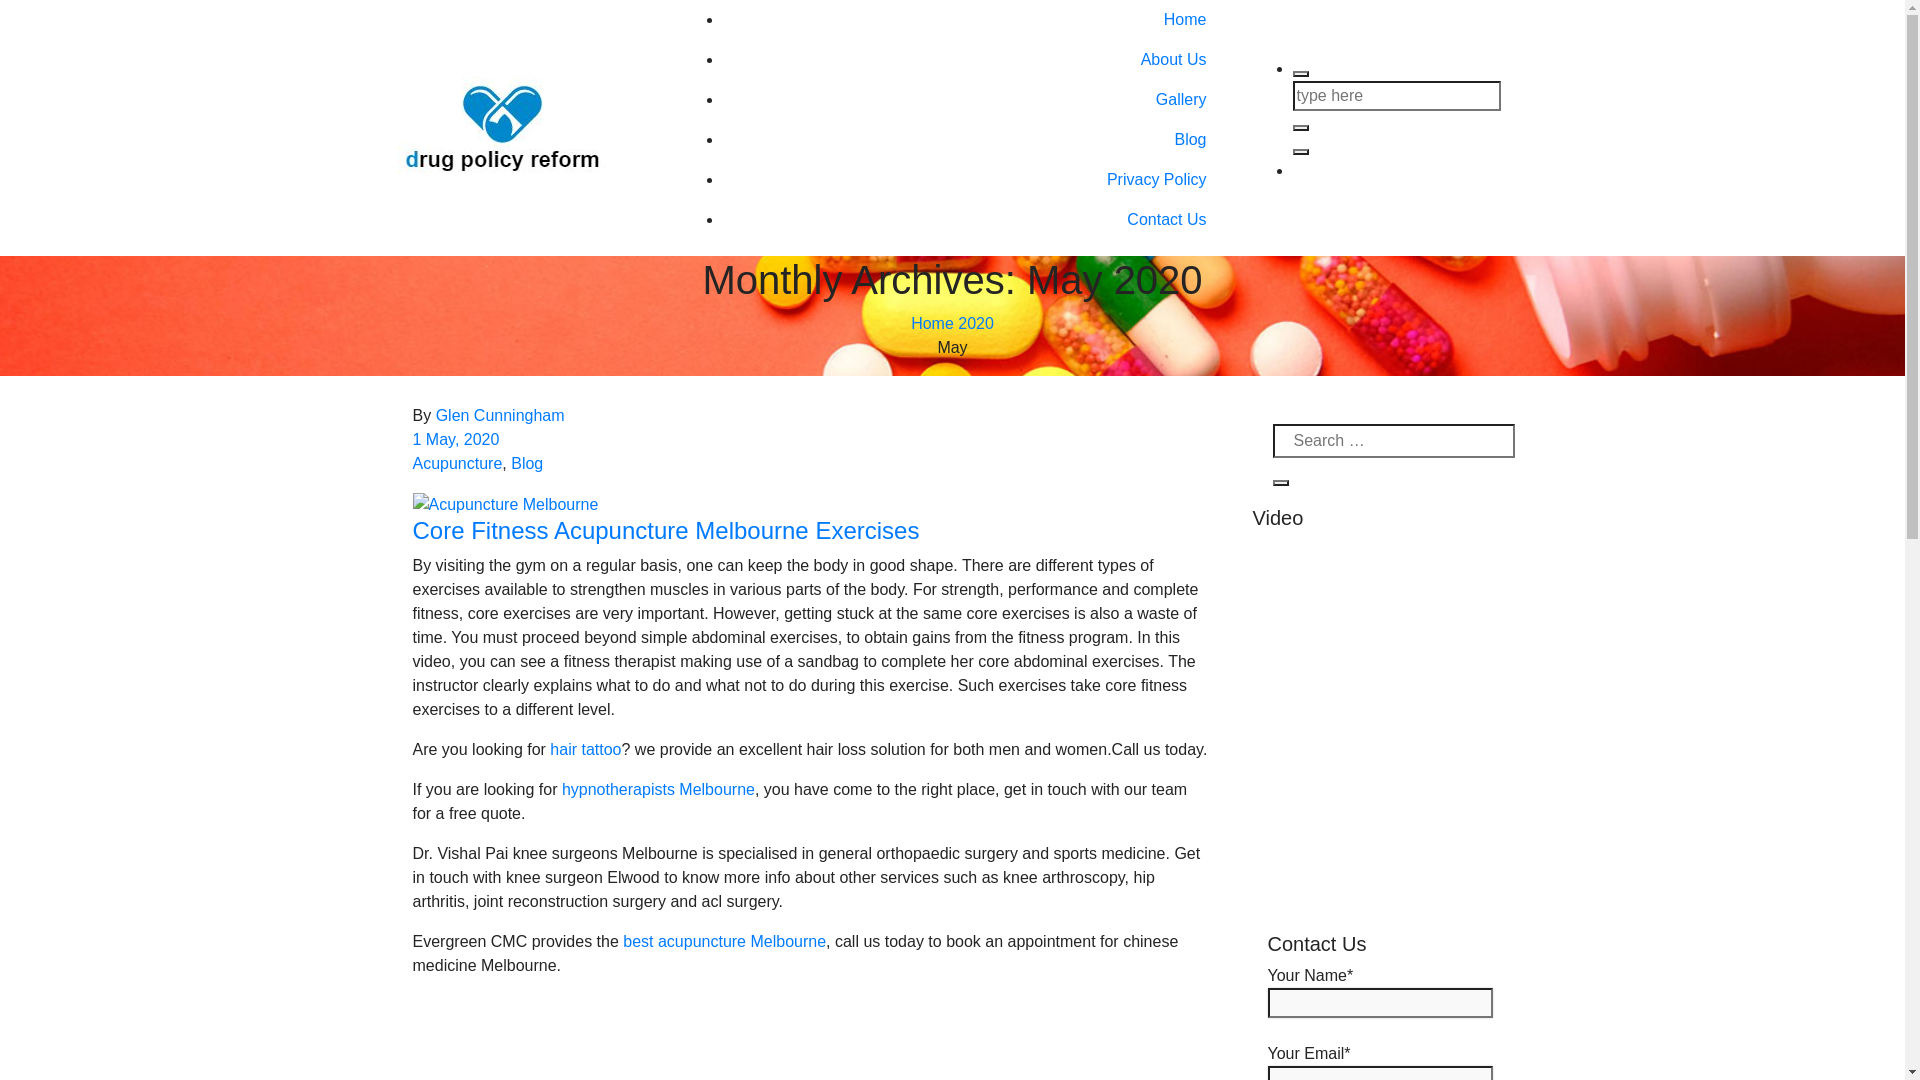  Describe the element at coordinates (500, 414) in the screenshot. I see `'Glen Cunningham'` at that location.